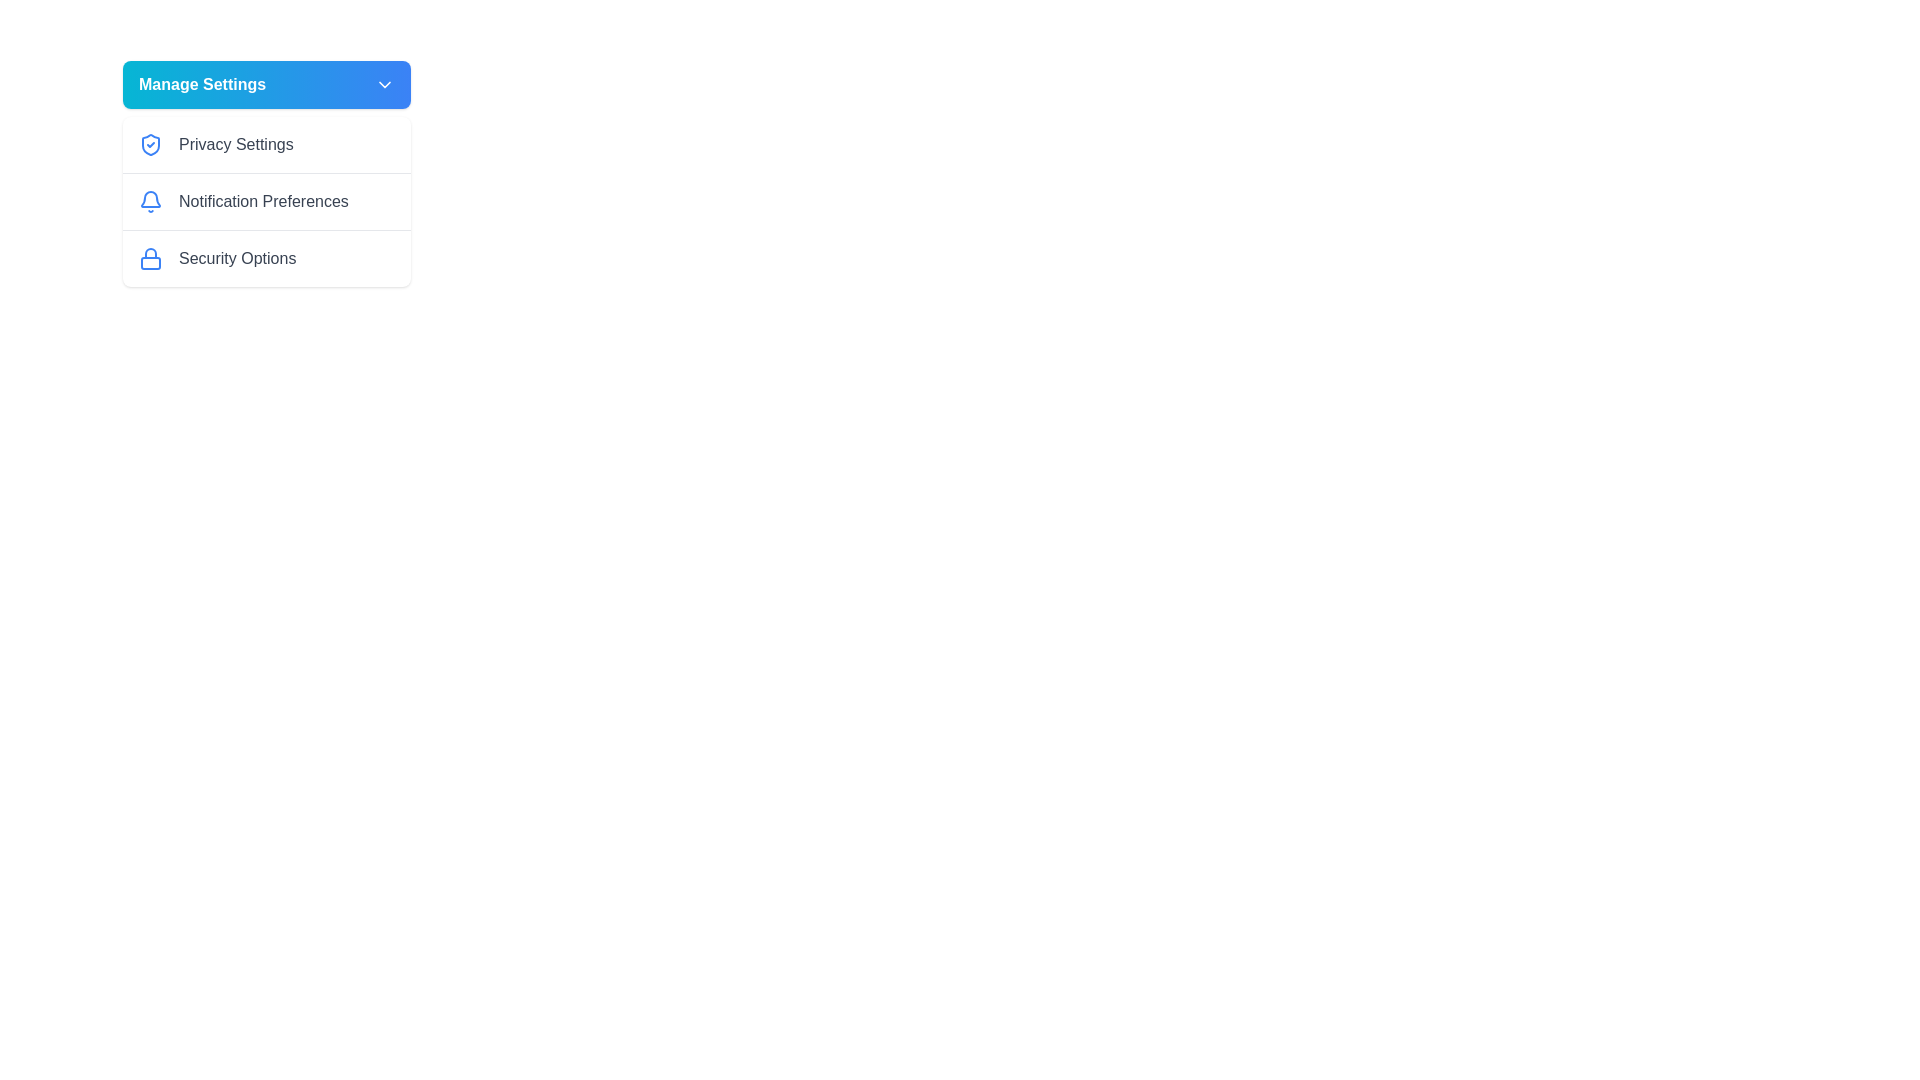 The width and height of the screenshot is (1920, 1080). I want to click on the lock-shaped icon with a blue fill and thin stroke, located to the left of the 'Security Options' text, so click(149, 257).